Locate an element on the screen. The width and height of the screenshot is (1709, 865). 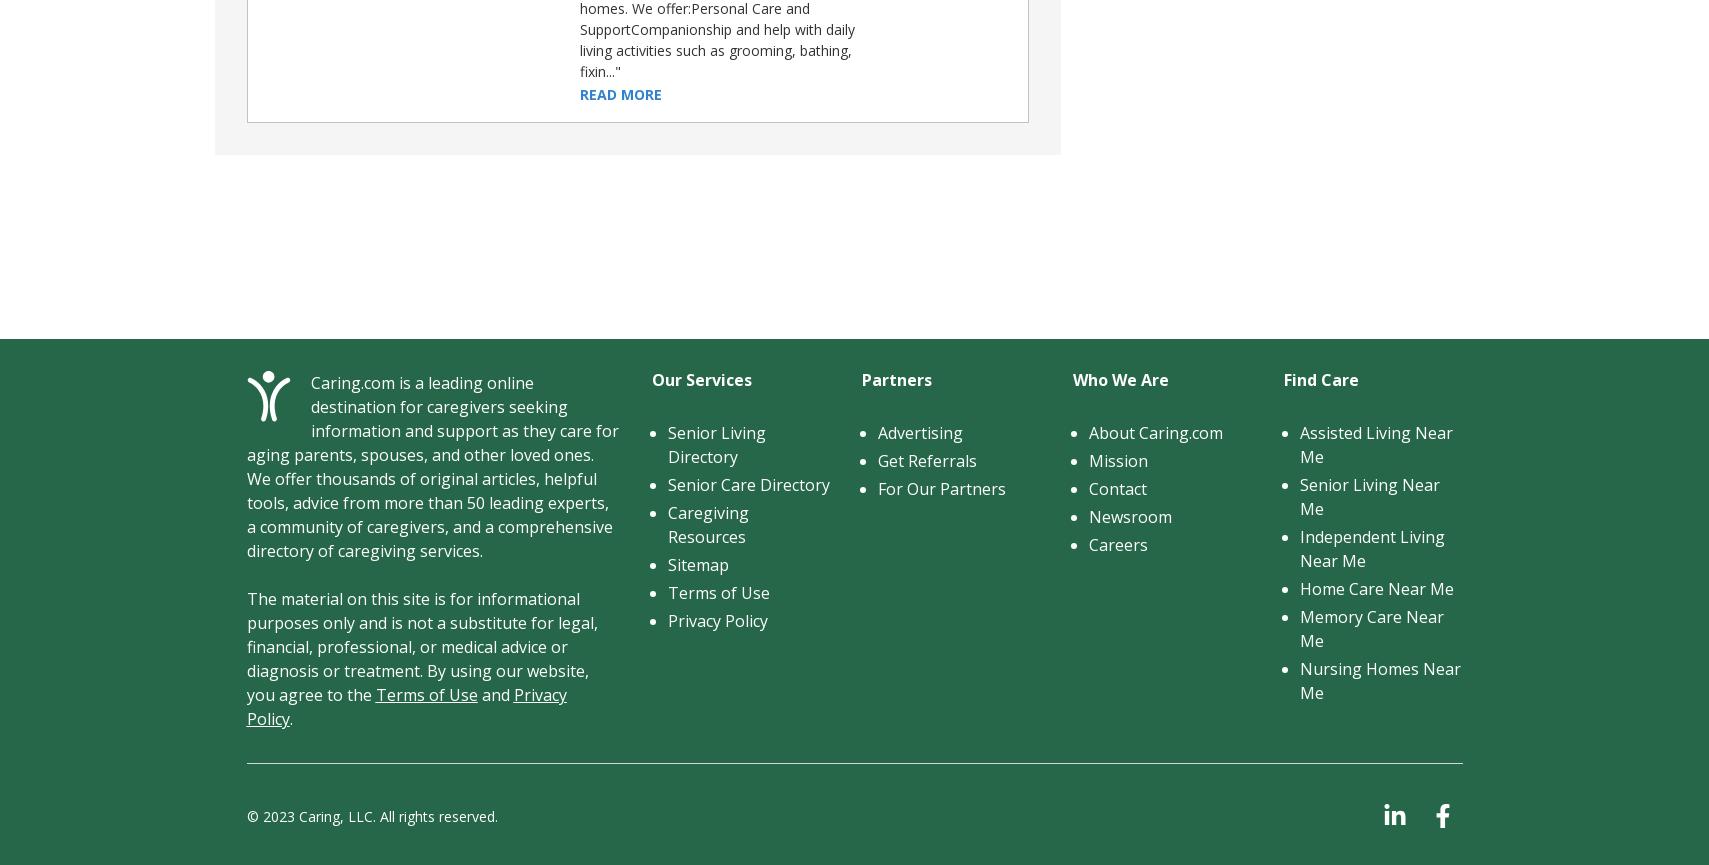
'Memory Care Near Me' is located at coordinates (1370, 629).